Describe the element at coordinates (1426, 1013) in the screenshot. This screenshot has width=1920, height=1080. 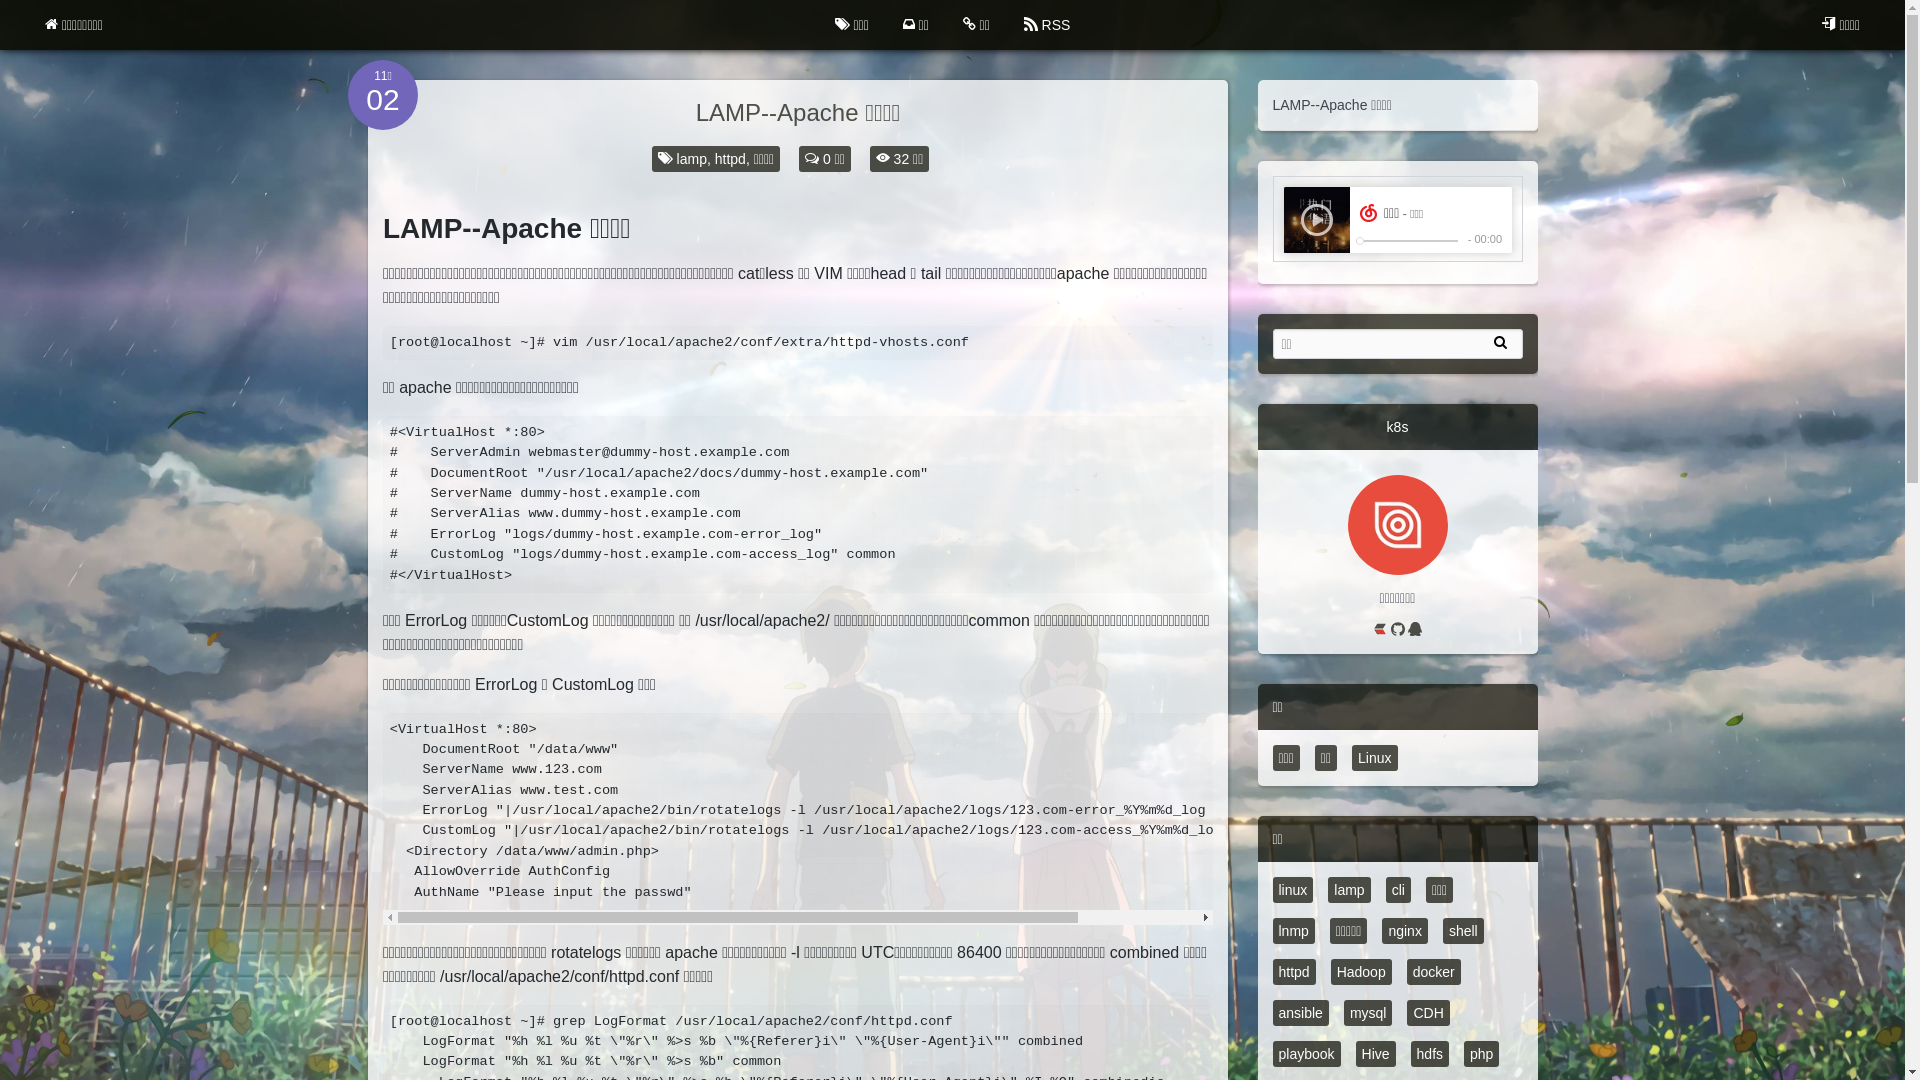
I see `'CDH'` at that location.